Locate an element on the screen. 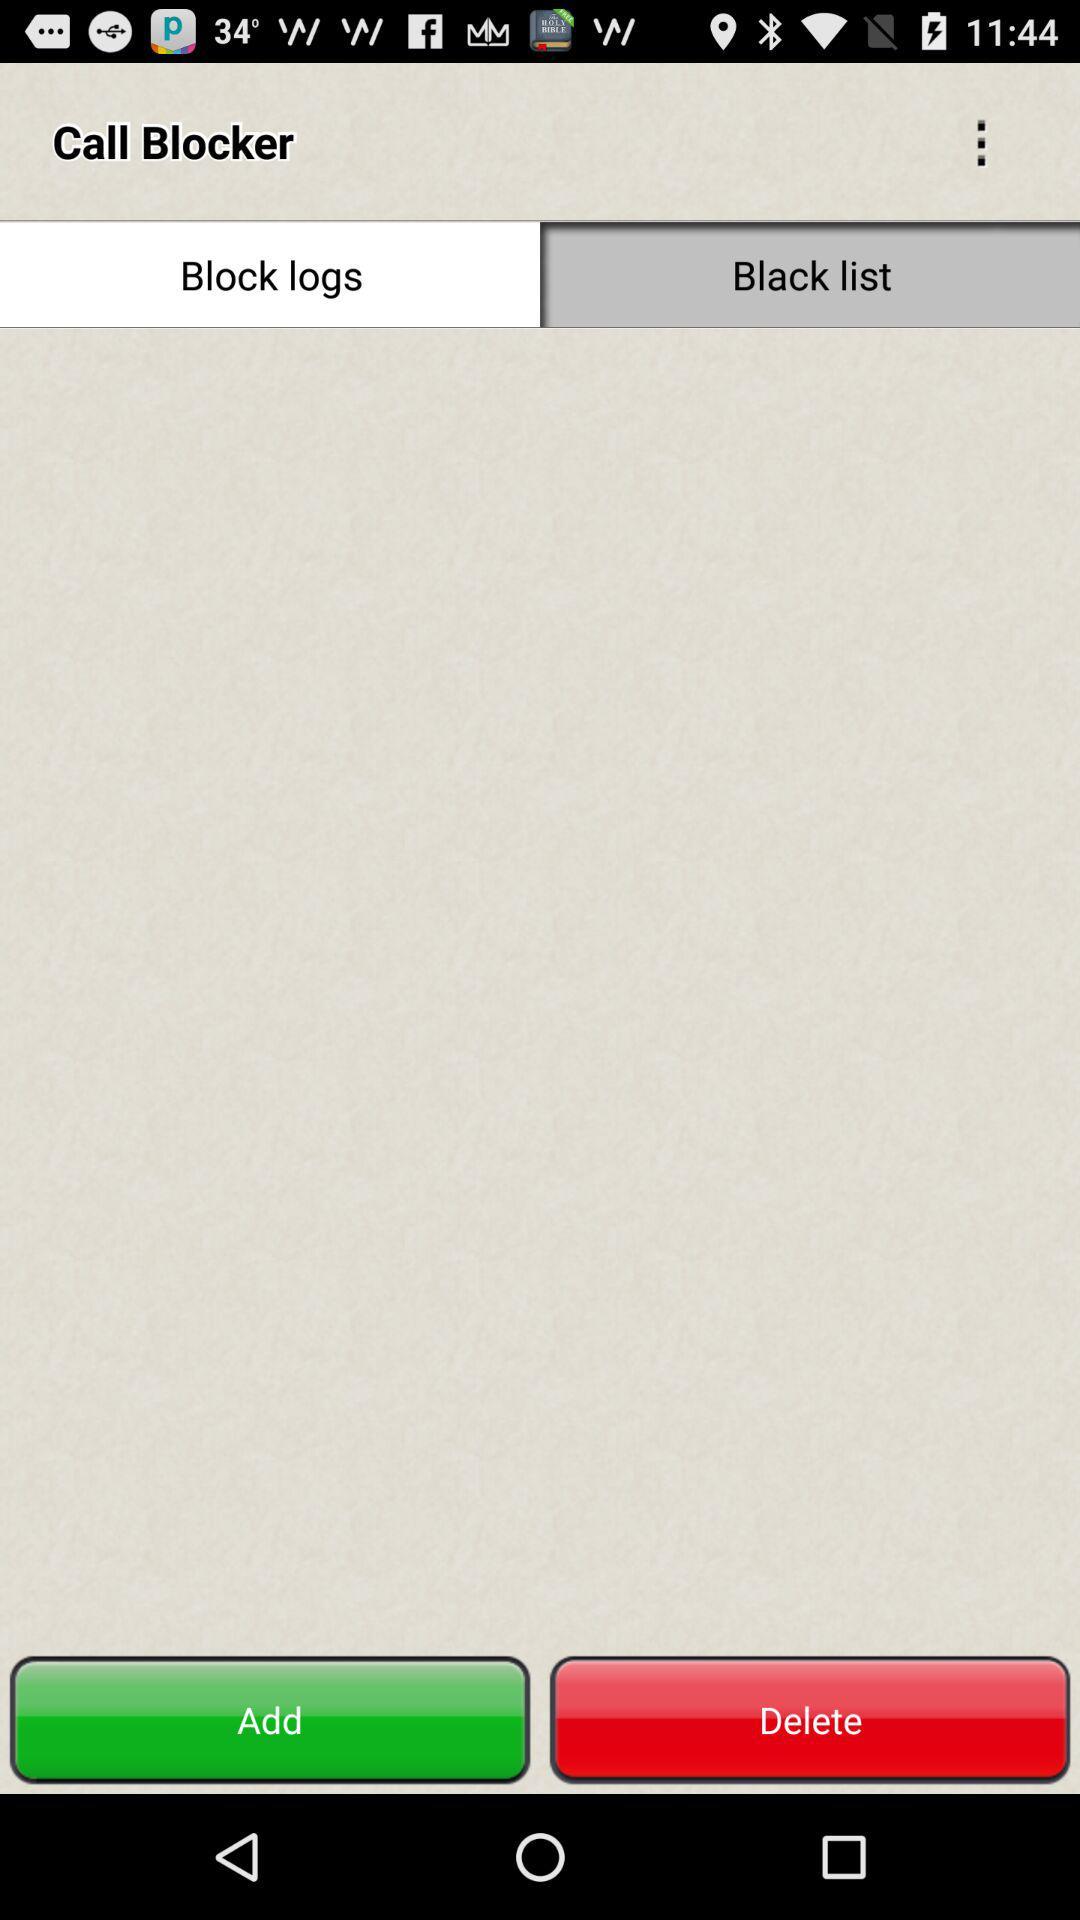  block logs button is located at coordinates (270, 273).